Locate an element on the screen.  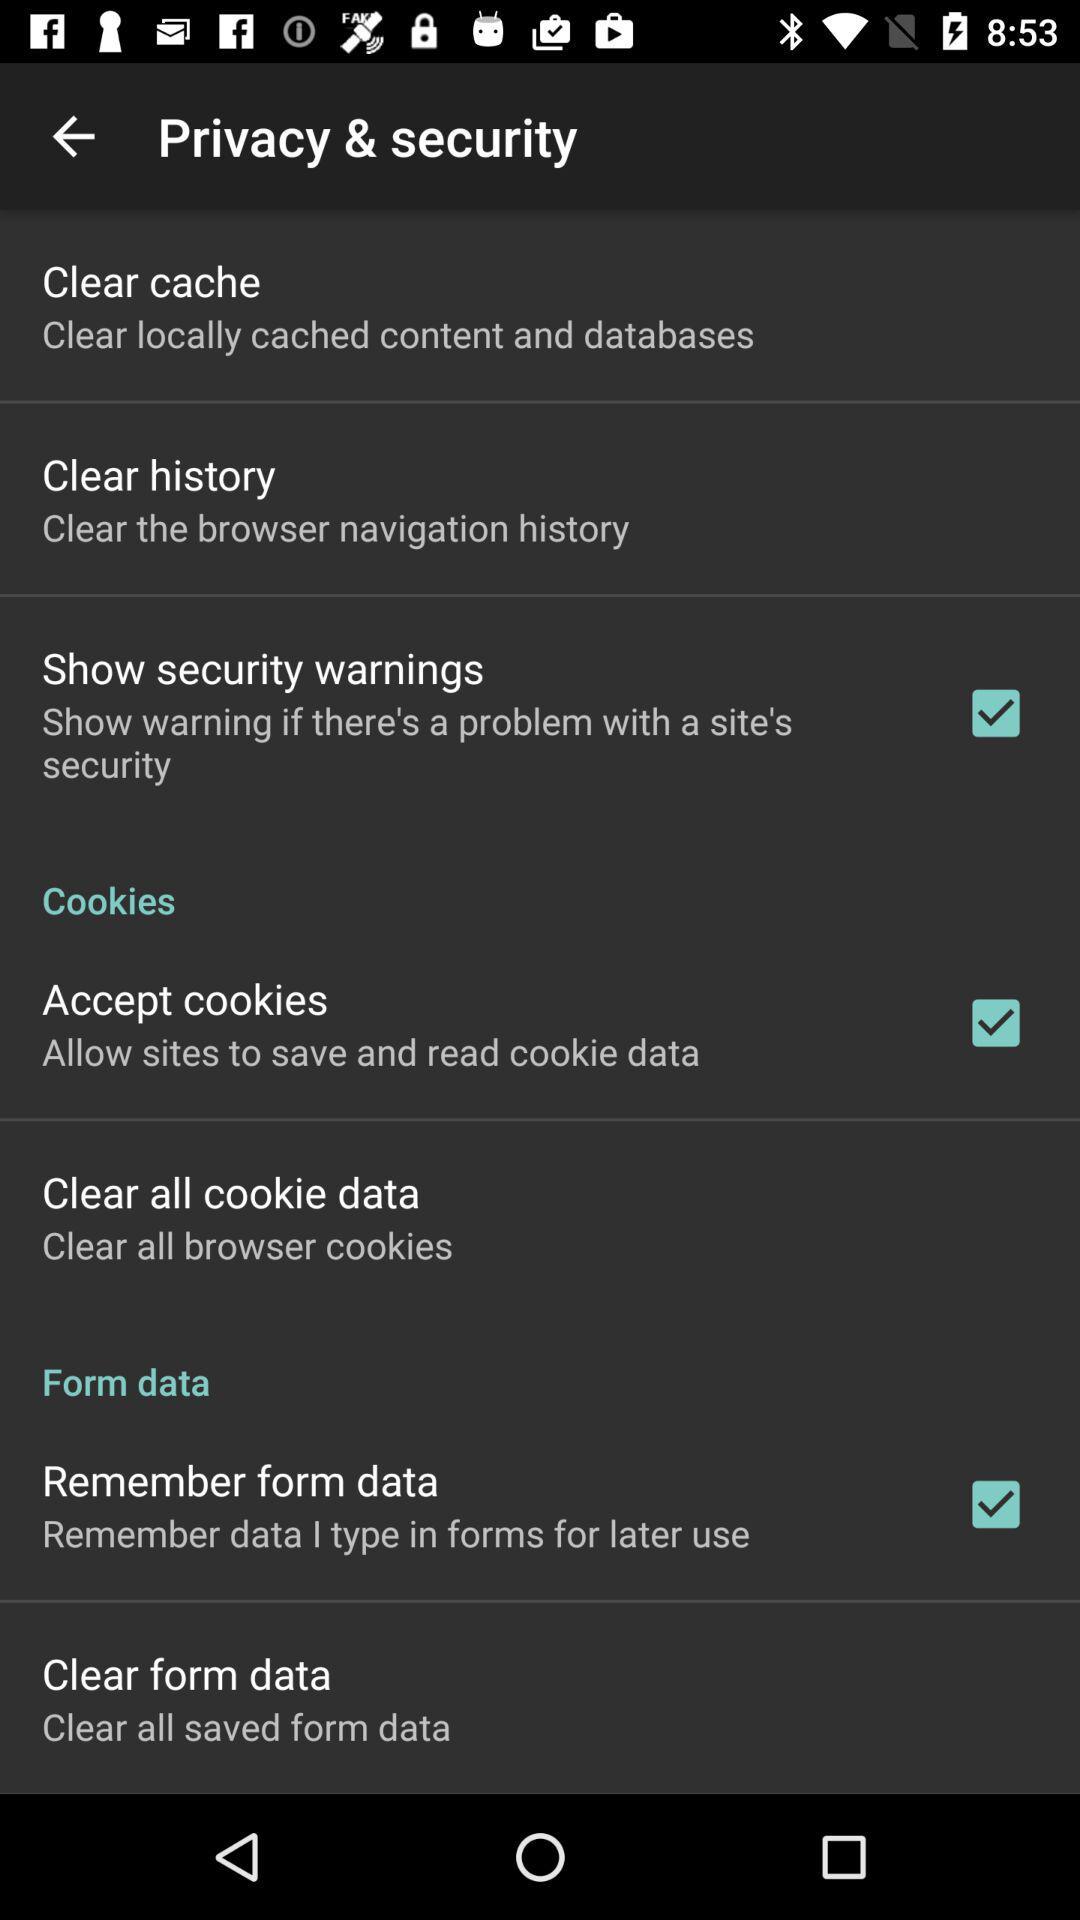
item above the clear locally cached is located at coordinates (150, 279).